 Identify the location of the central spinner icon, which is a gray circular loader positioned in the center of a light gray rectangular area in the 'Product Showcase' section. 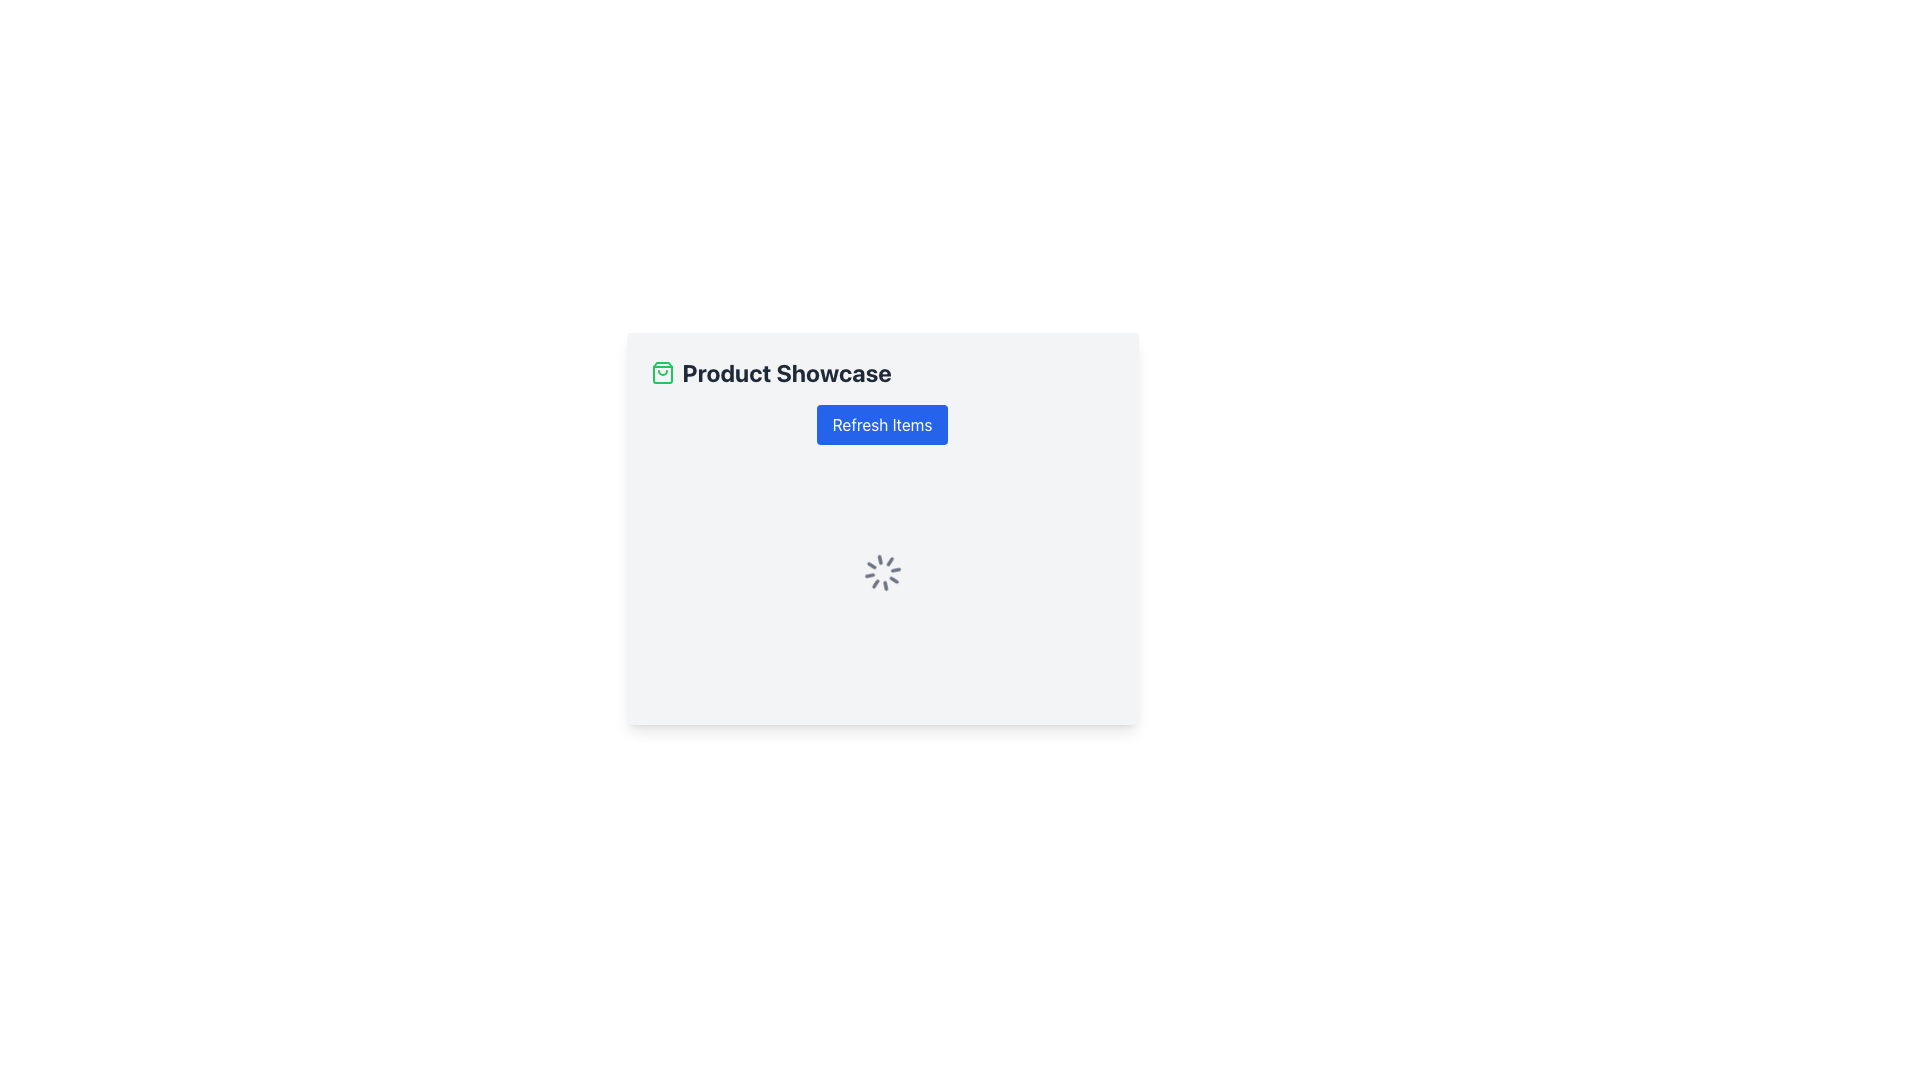
(881, 573).